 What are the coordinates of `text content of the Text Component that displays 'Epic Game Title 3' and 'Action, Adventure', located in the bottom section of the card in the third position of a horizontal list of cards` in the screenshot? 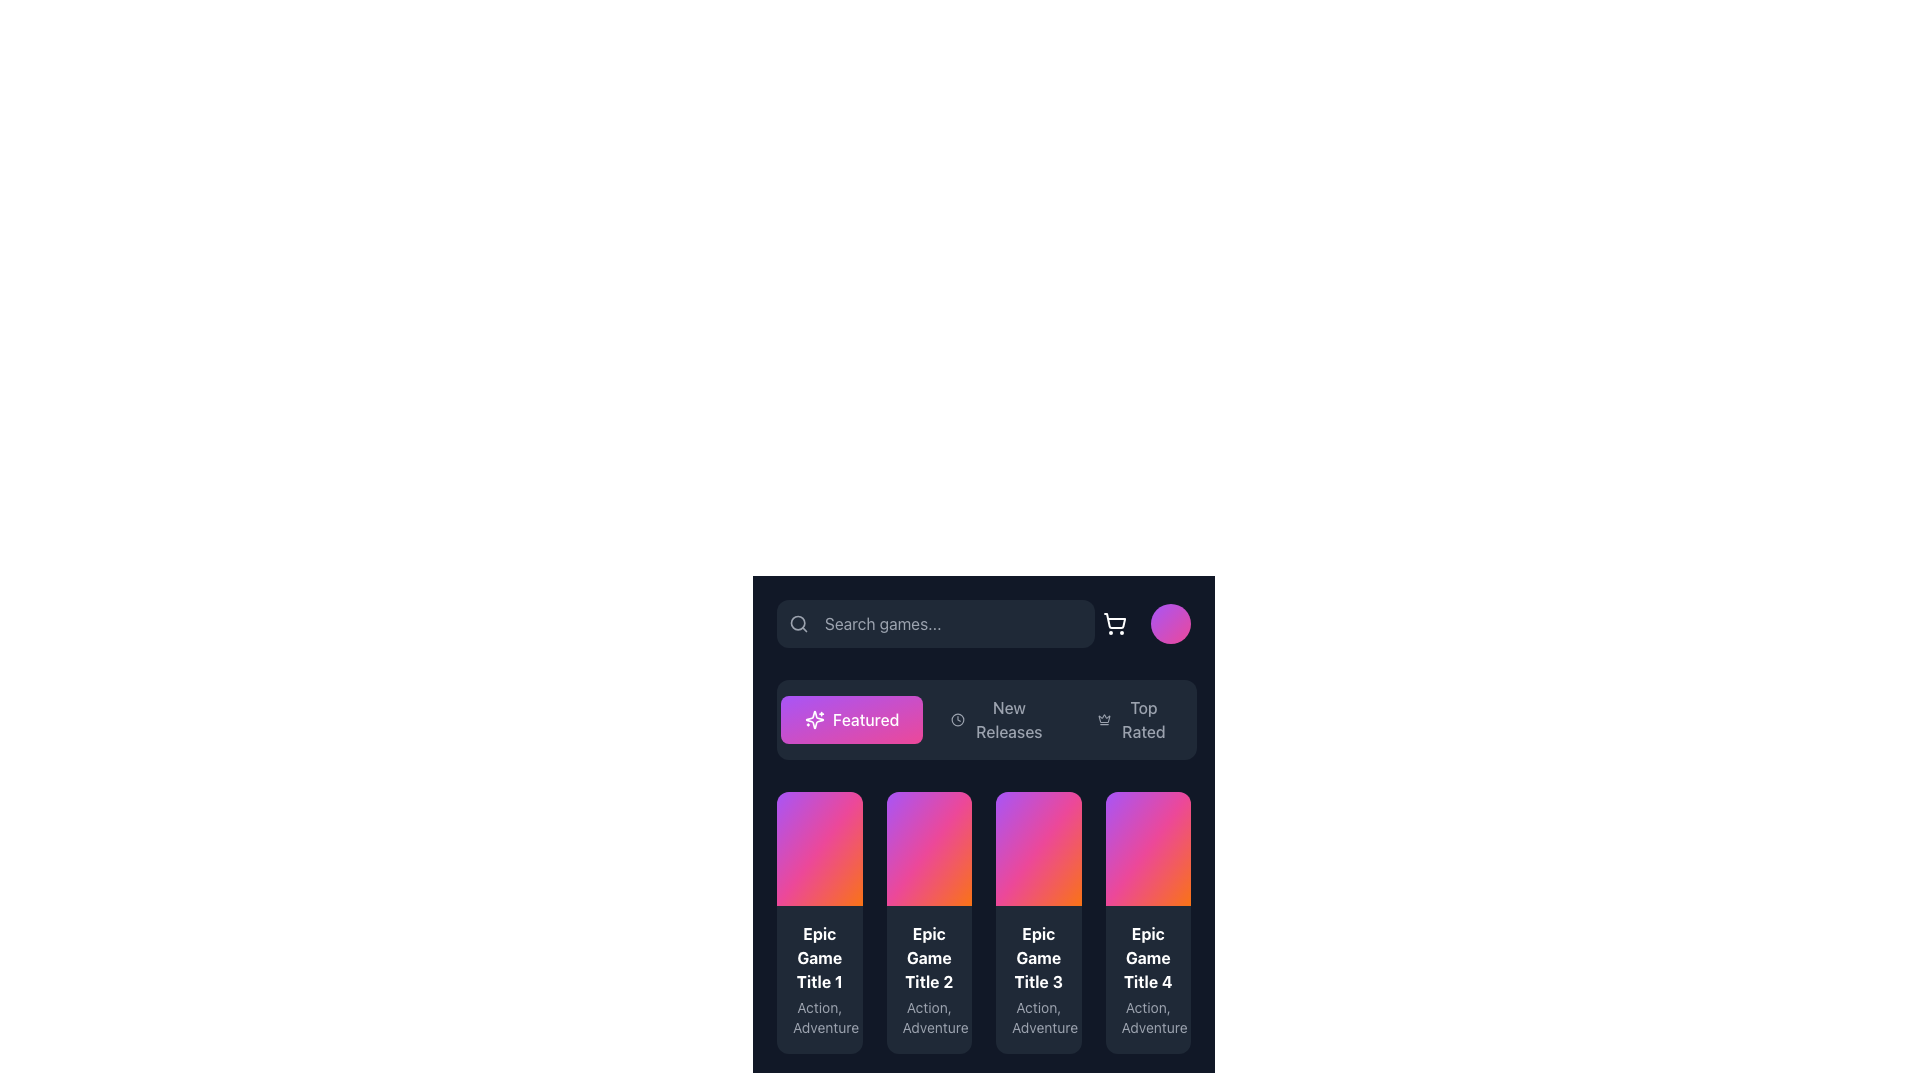 It's located at (1038, 978).